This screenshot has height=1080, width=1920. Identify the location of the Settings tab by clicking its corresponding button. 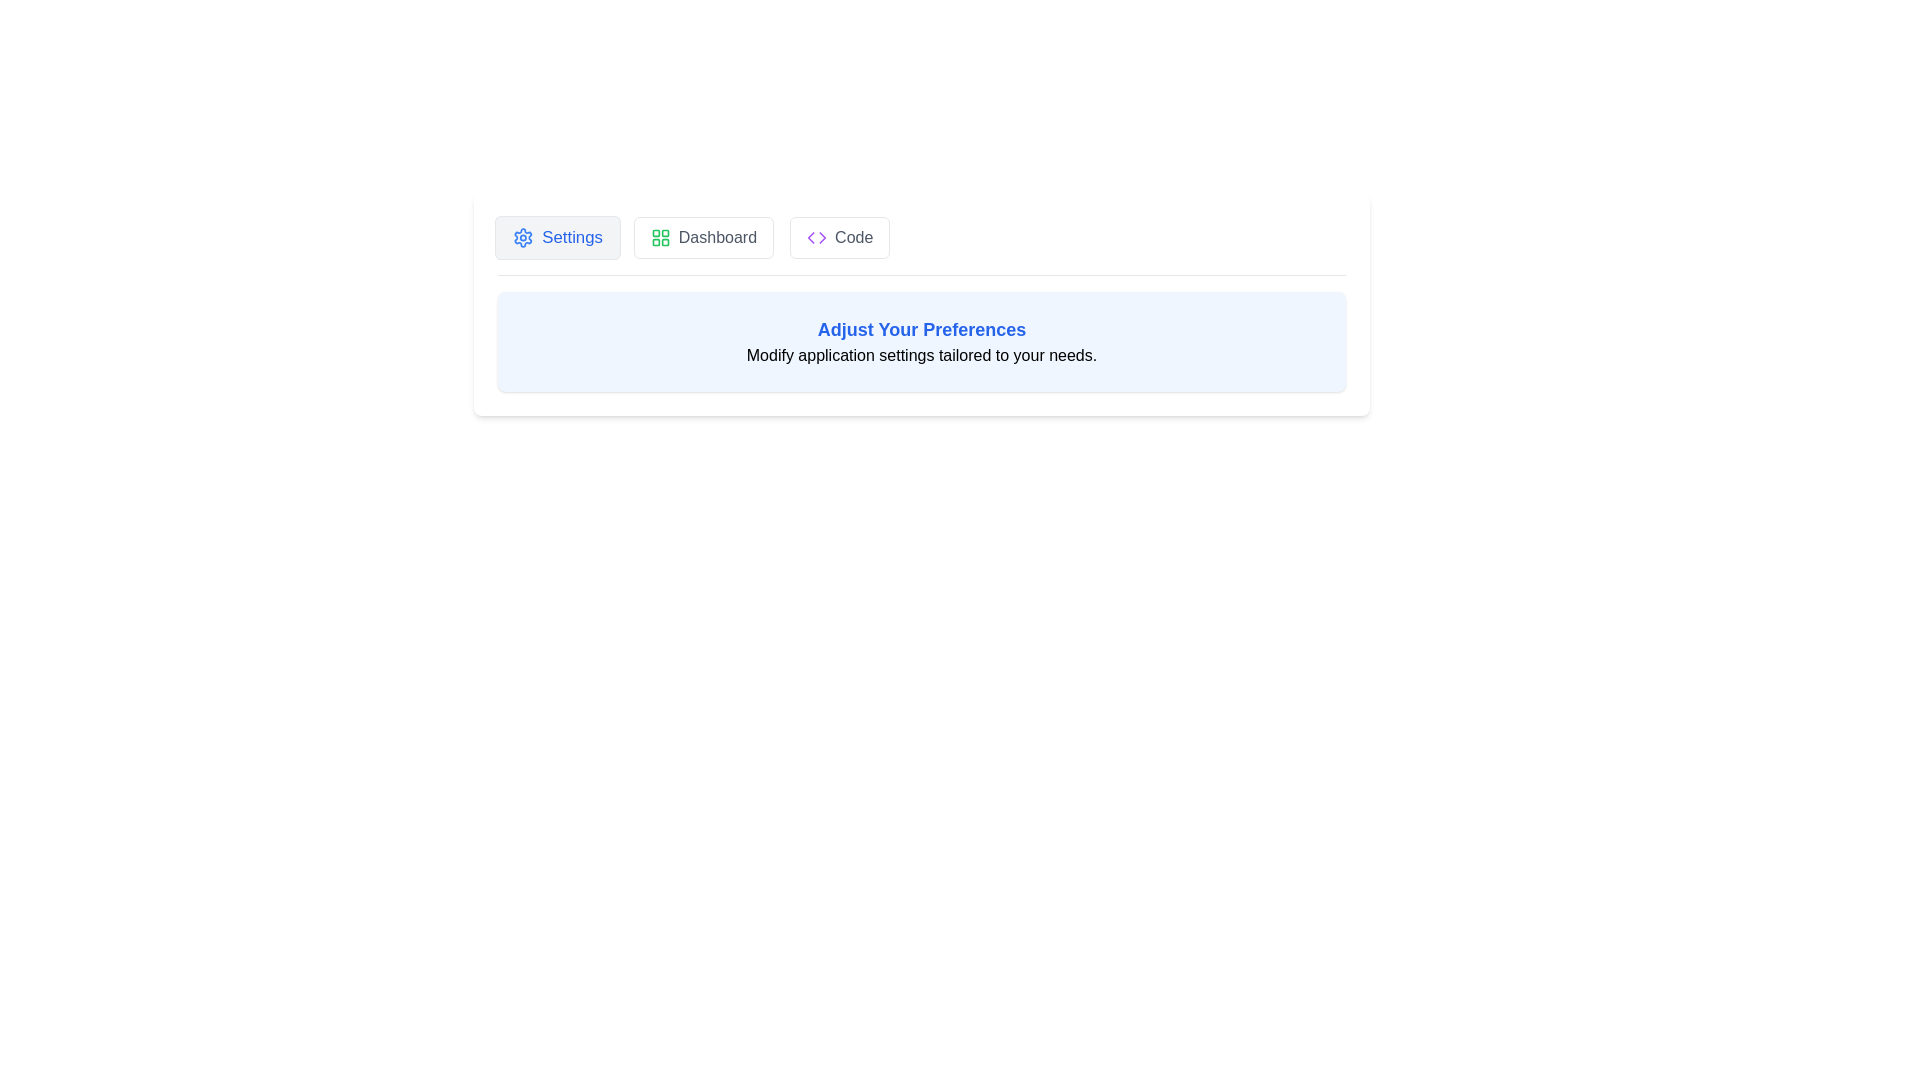
(557, 237).